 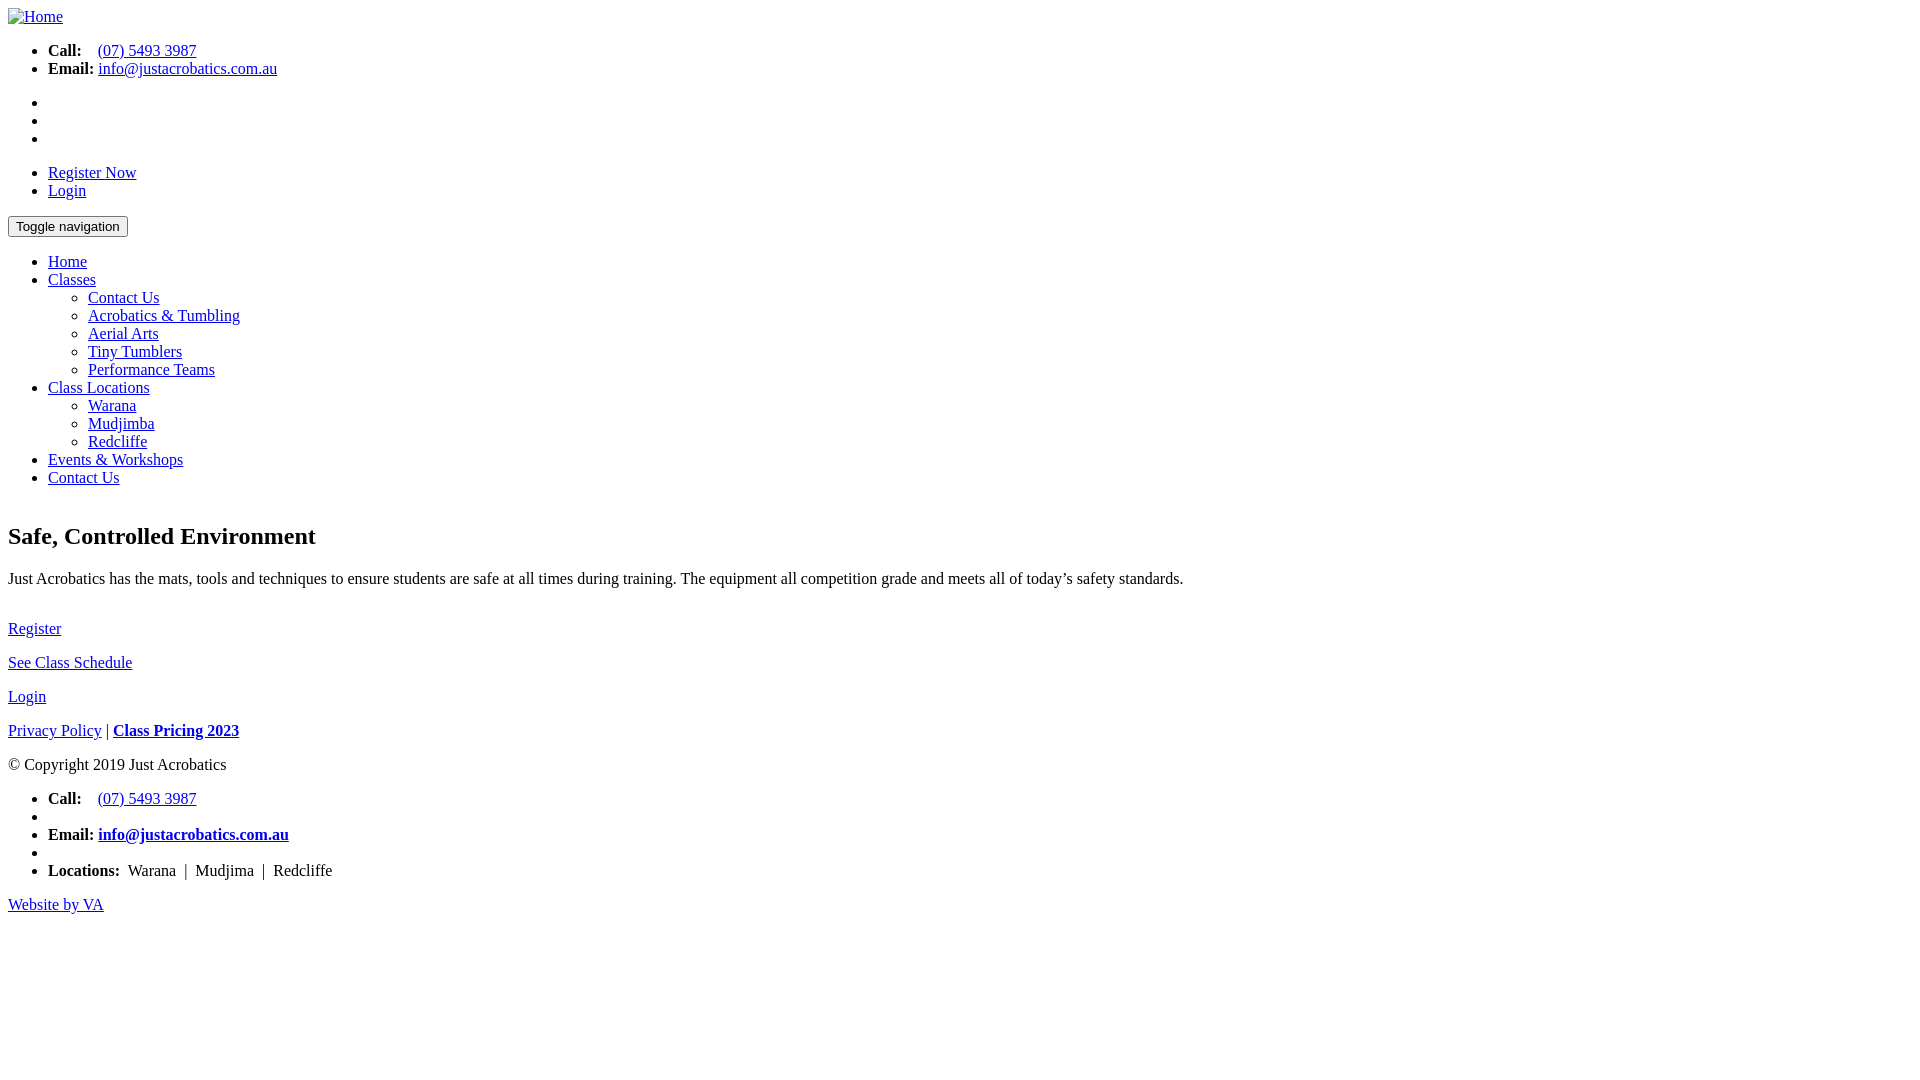 I want to click on 'info@justacrobatics.com.au', so click(x=187, y=67).